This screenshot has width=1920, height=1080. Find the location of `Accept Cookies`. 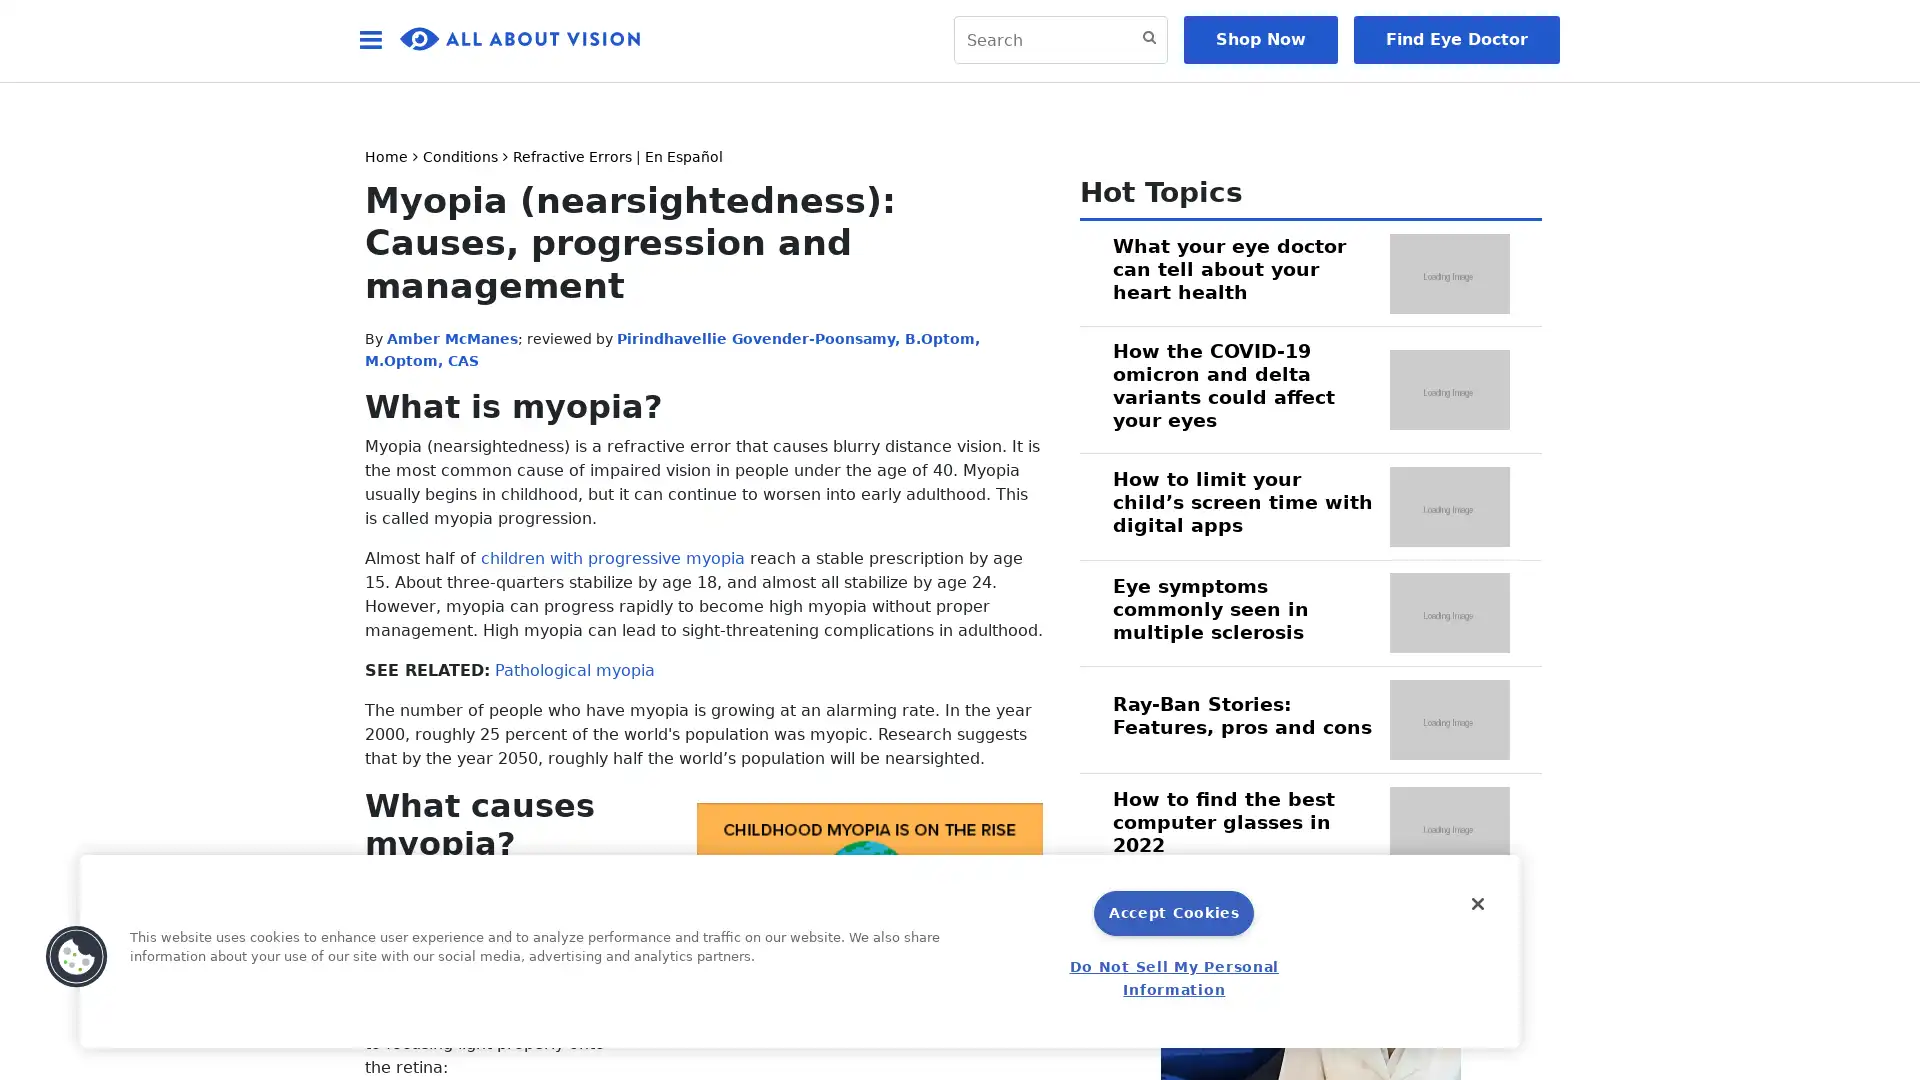

Accept Cookies is located at coordinates (1174, 913).